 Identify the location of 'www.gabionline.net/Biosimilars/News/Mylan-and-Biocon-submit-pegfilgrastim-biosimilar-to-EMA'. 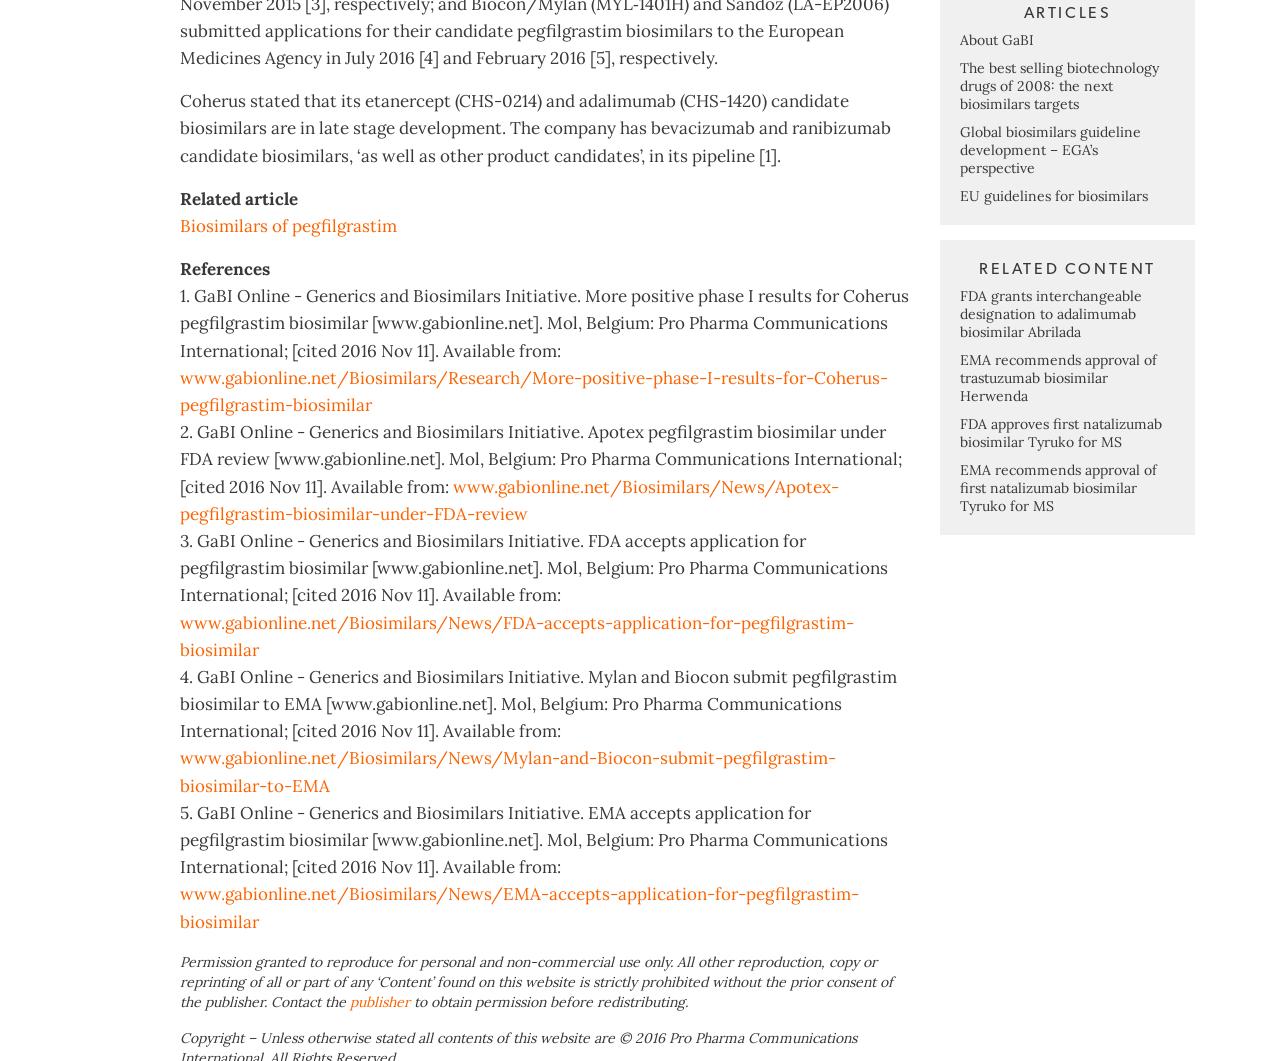
(508, 849).